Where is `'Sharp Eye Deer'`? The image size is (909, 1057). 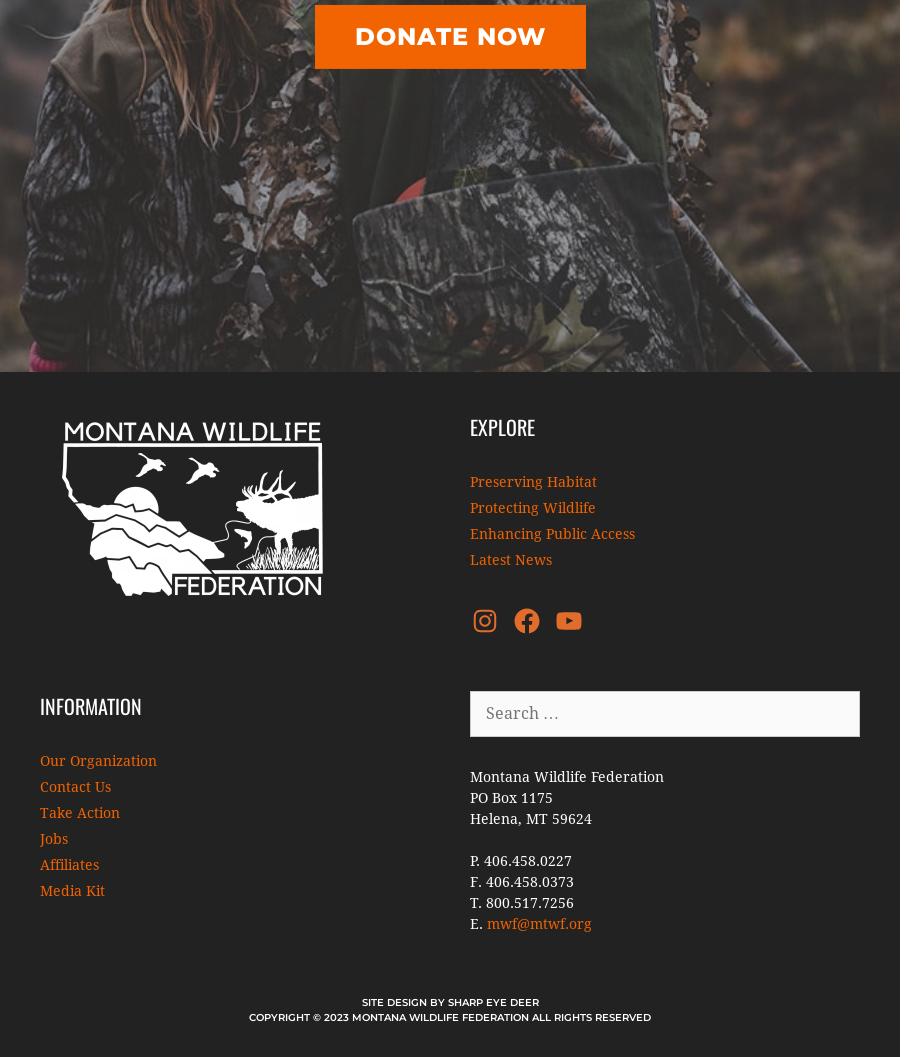 'Sharp Eye Deer' is located at coordinates (491, 1001).